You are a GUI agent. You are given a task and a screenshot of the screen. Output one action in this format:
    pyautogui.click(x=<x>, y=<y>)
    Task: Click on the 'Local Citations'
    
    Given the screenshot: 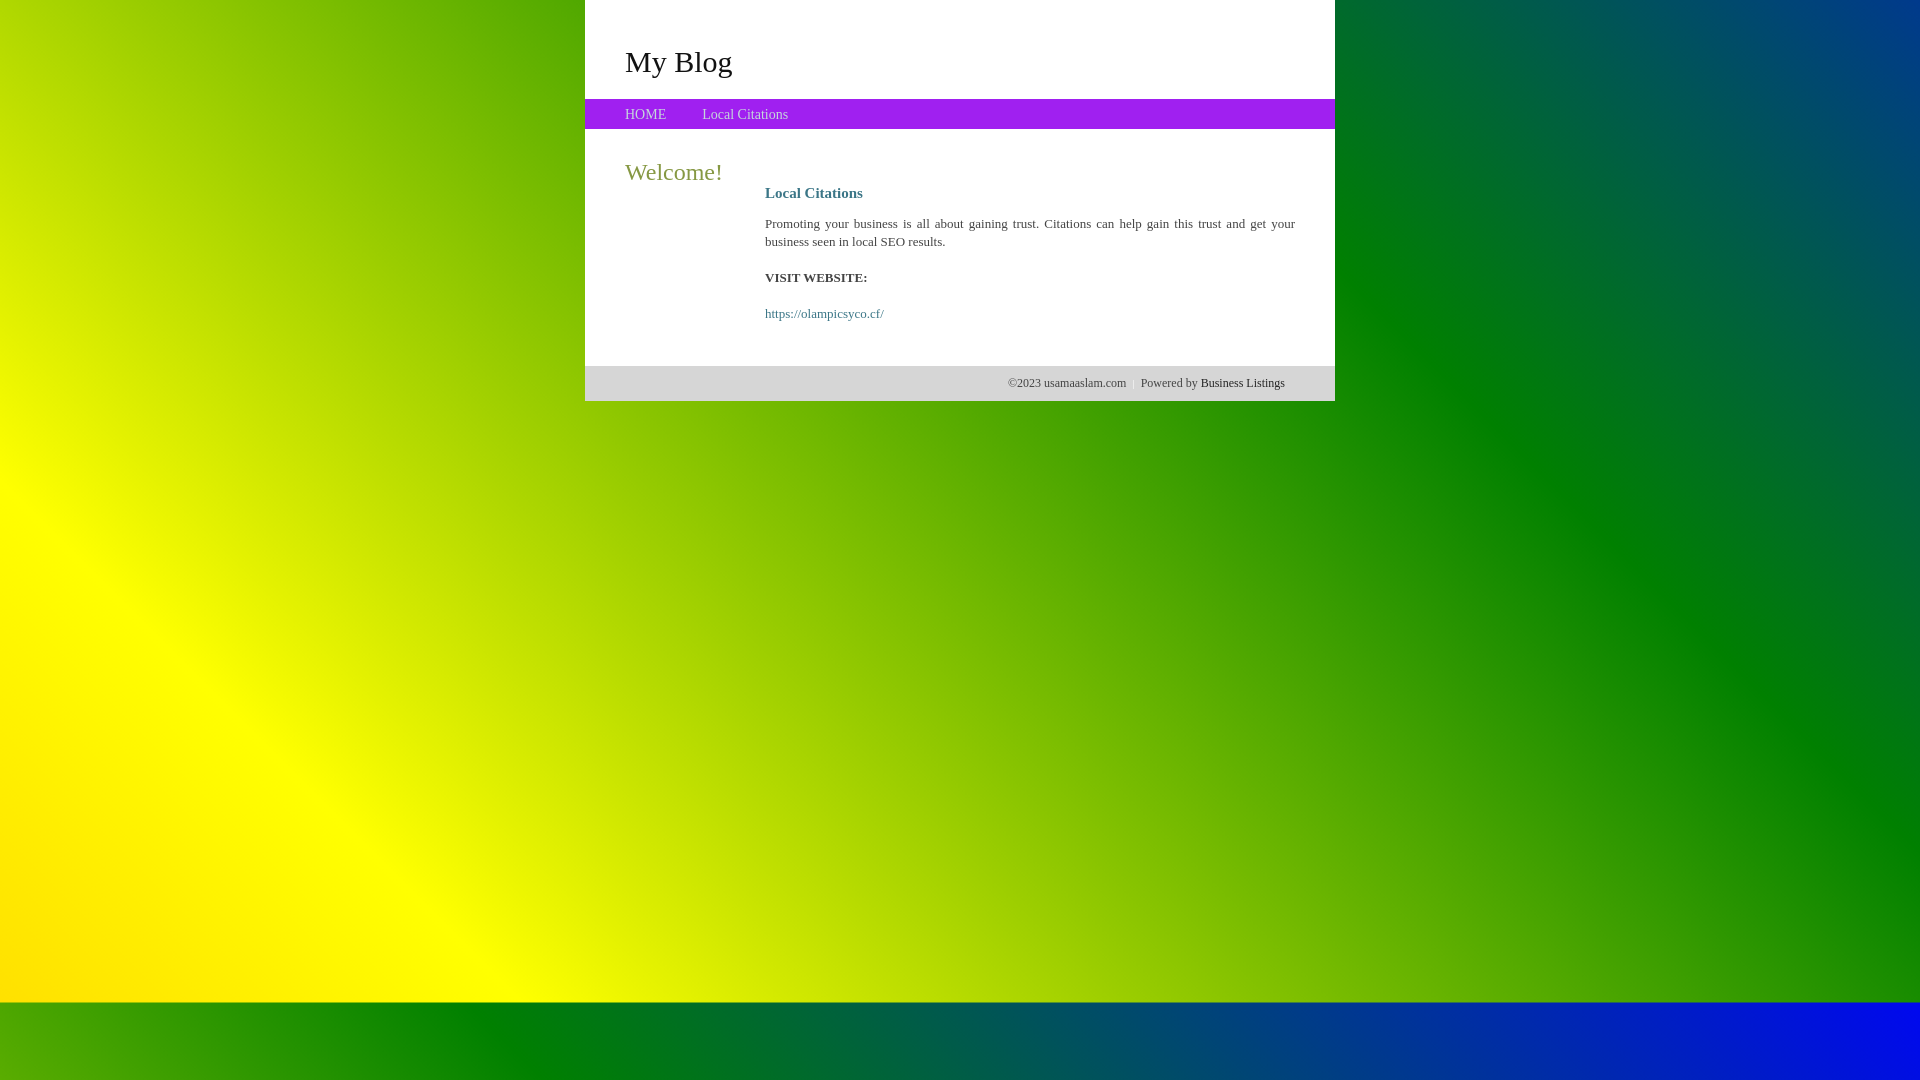 What is the action you would take?
    pyautogui.click(x=701, y=114)
    